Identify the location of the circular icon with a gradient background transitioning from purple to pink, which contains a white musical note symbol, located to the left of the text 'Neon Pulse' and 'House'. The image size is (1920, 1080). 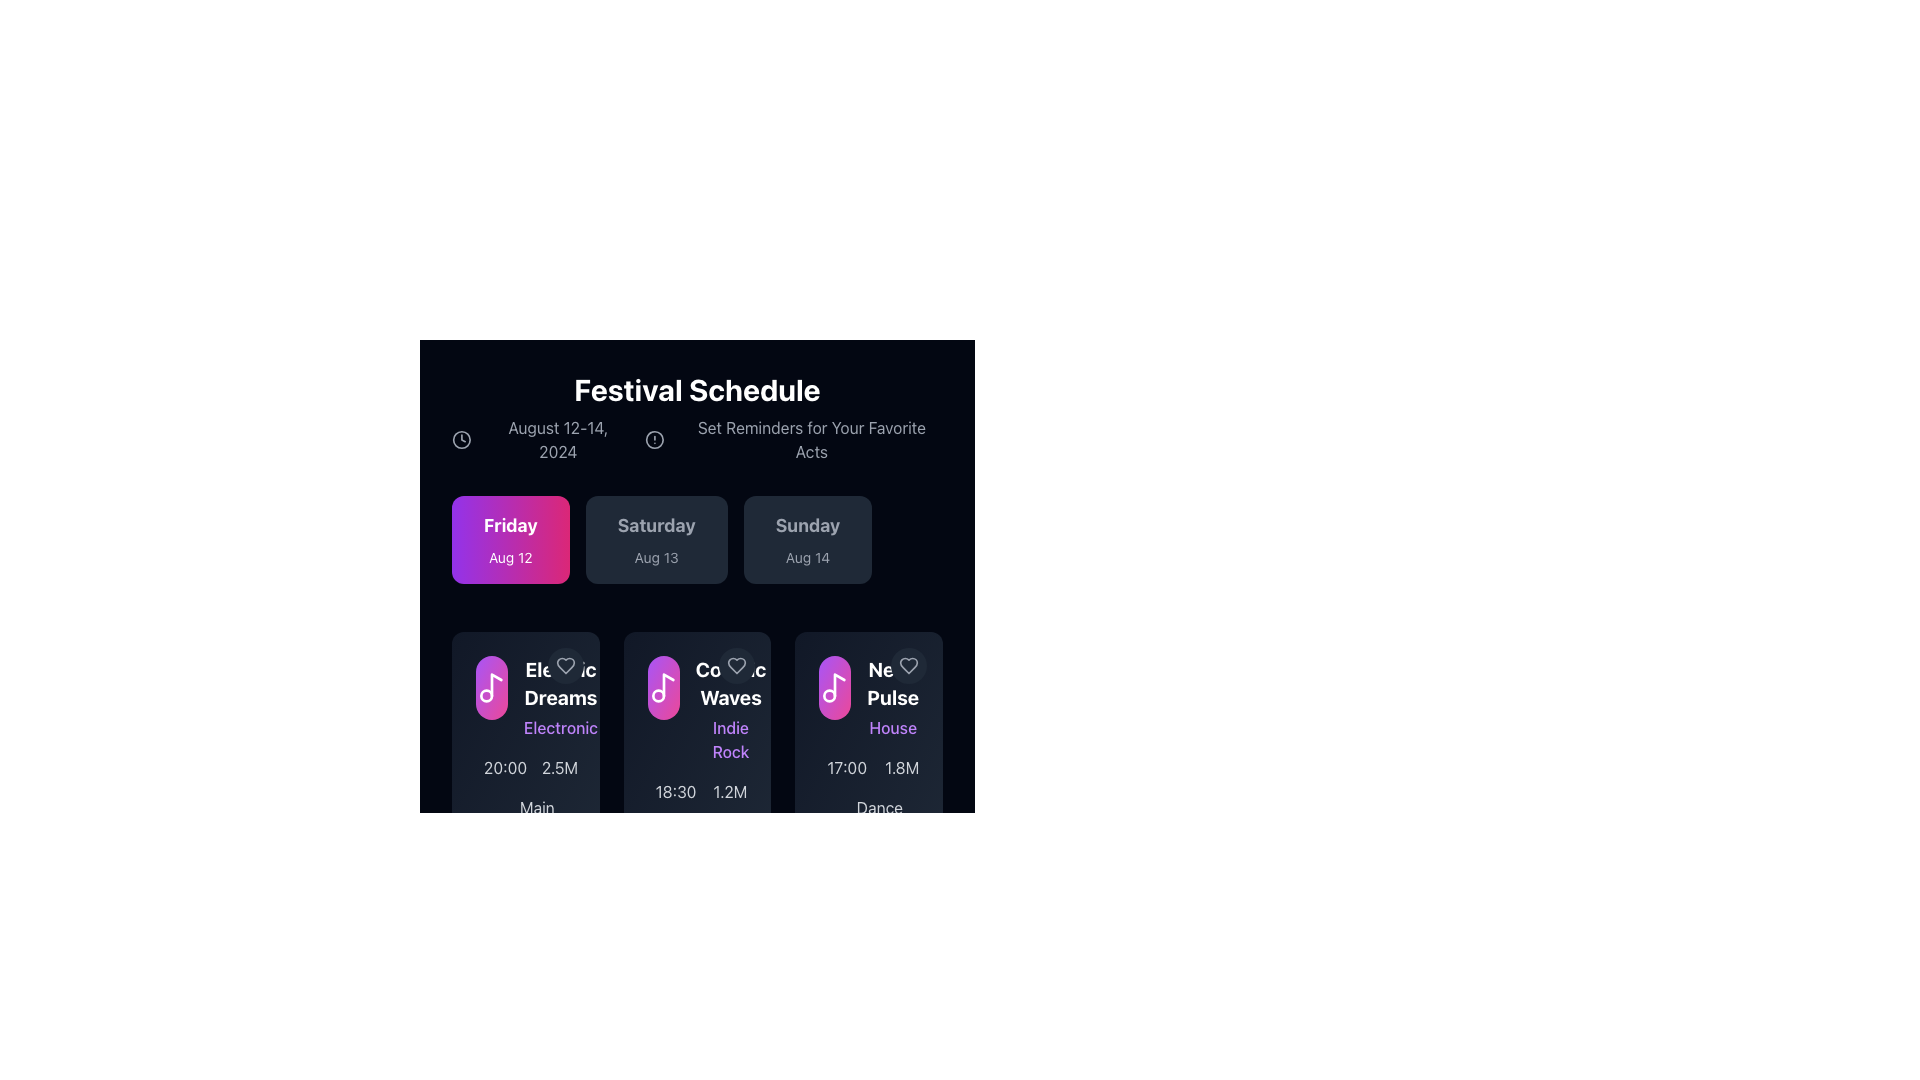
(835, 686).